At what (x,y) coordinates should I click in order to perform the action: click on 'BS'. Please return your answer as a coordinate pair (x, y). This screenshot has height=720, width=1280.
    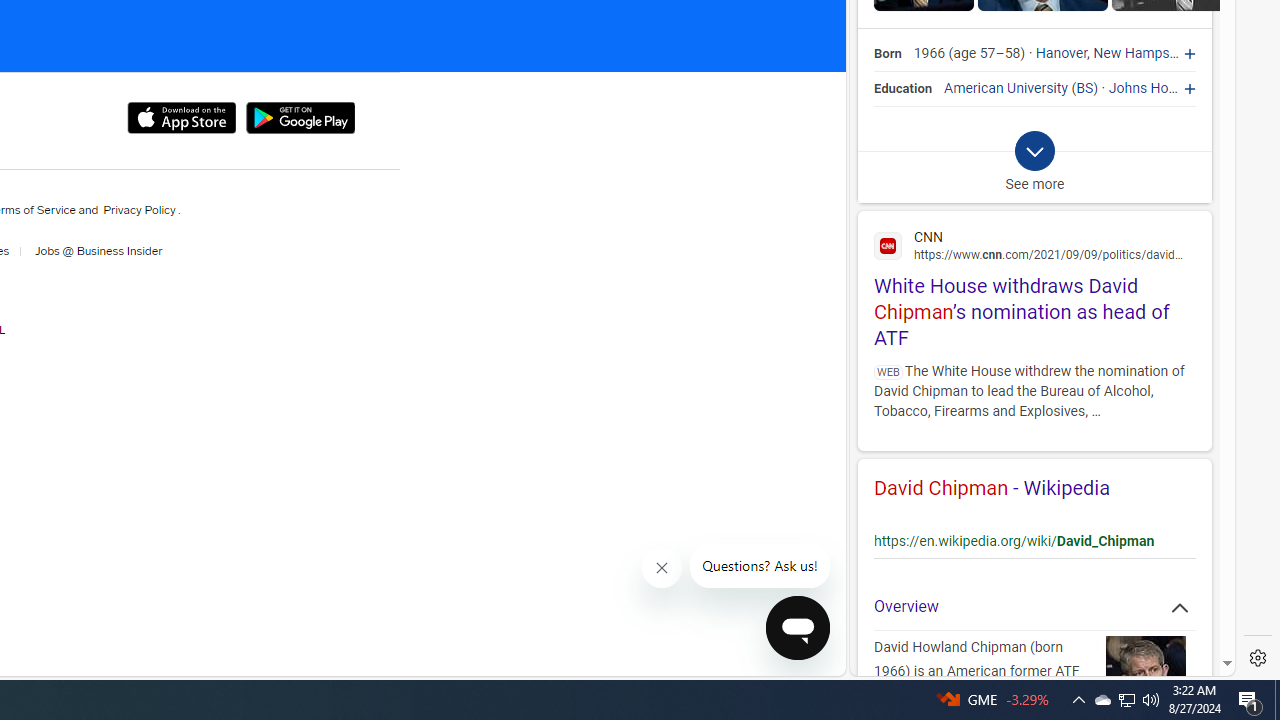
    Looking at the image, I should click on (1084, 87).